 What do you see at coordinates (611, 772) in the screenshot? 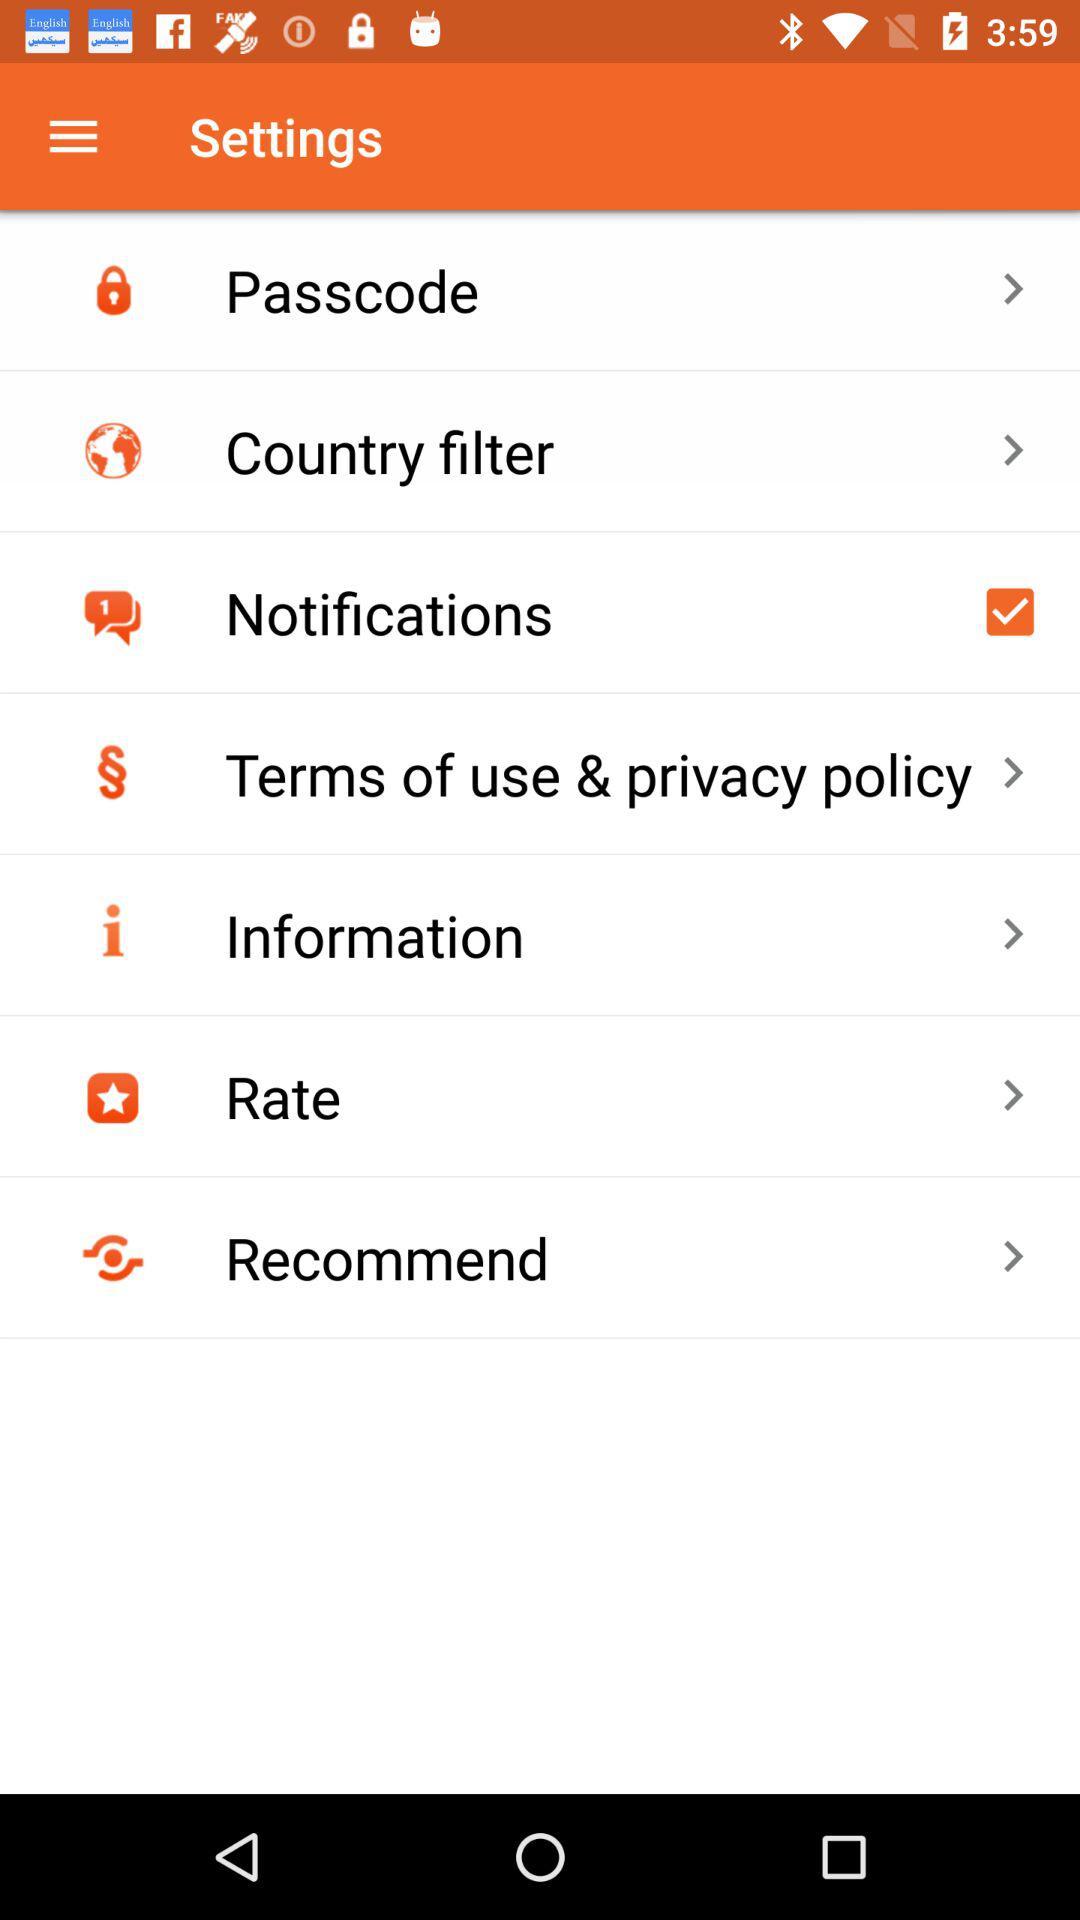
I see `terms of use item` at bounding box center [611, 772].